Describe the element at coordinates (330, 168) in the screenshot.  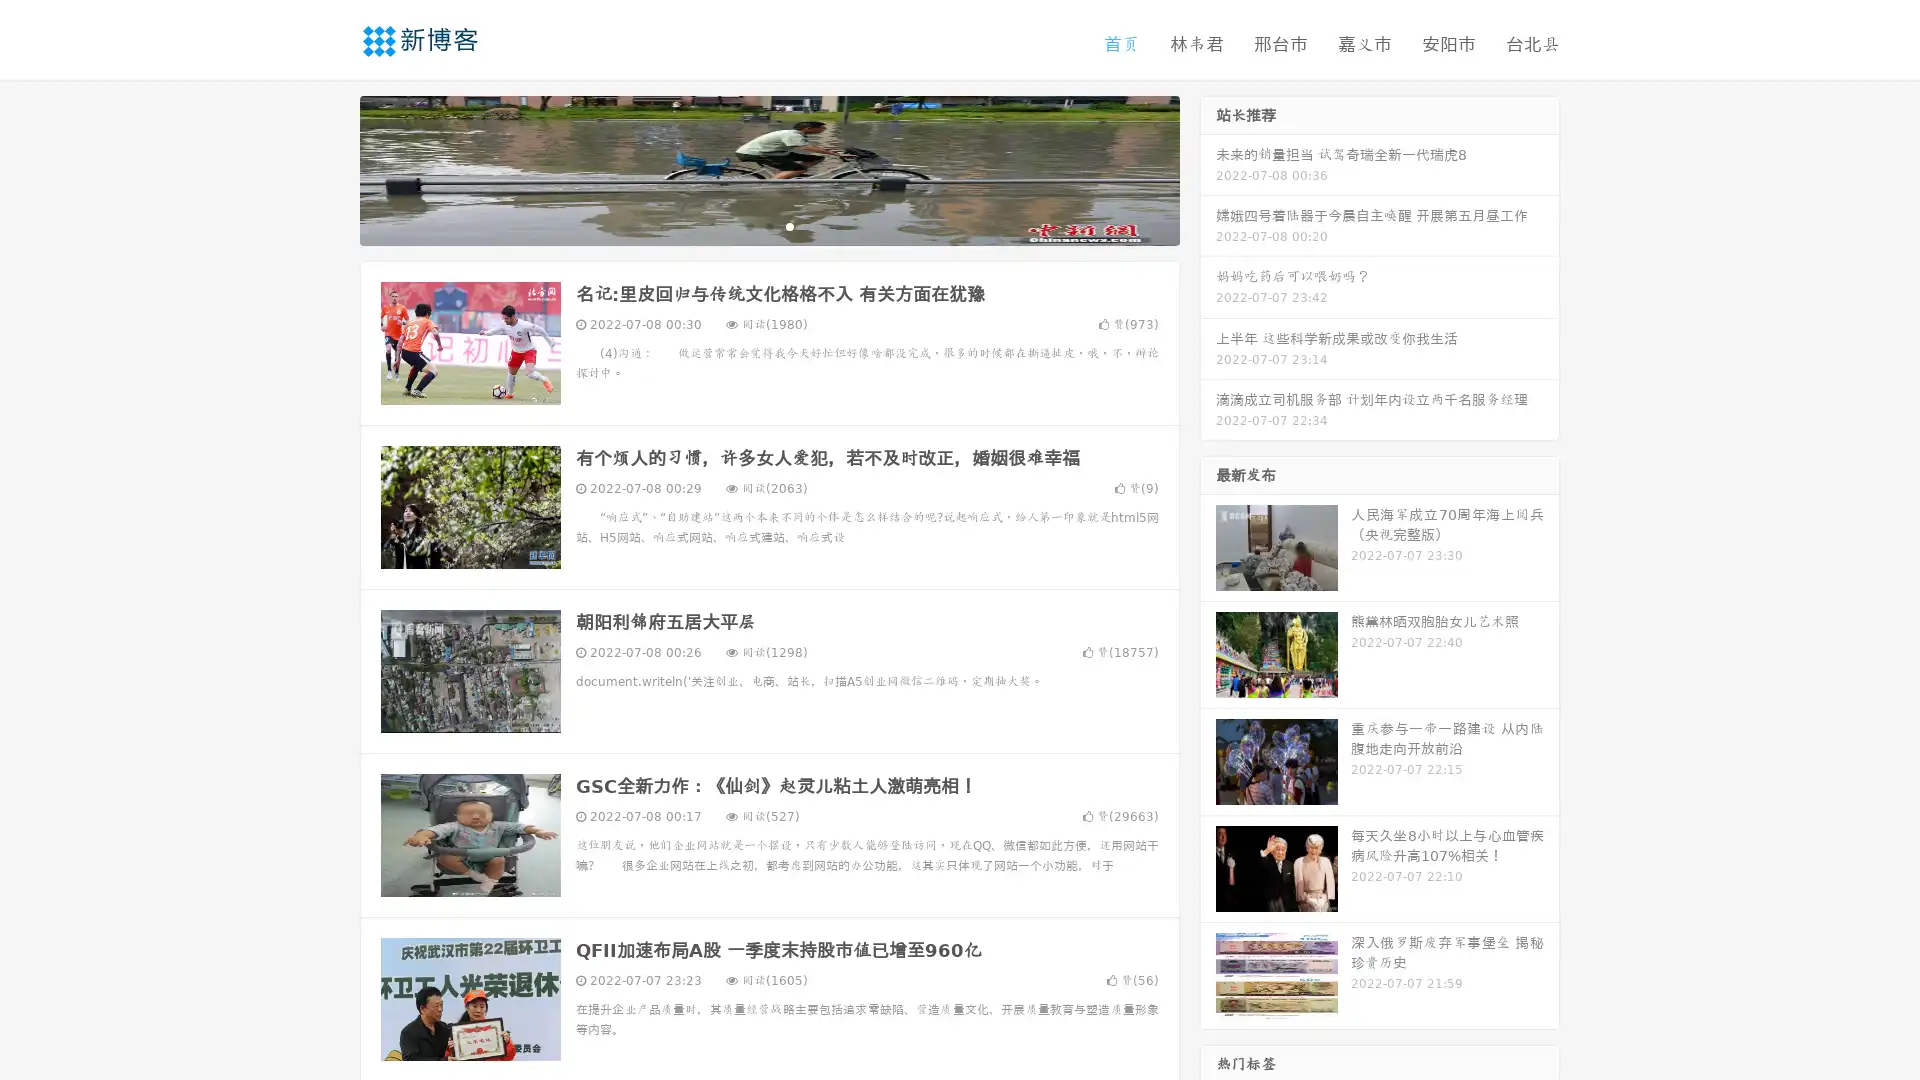
I see `Previous slide` at that location.